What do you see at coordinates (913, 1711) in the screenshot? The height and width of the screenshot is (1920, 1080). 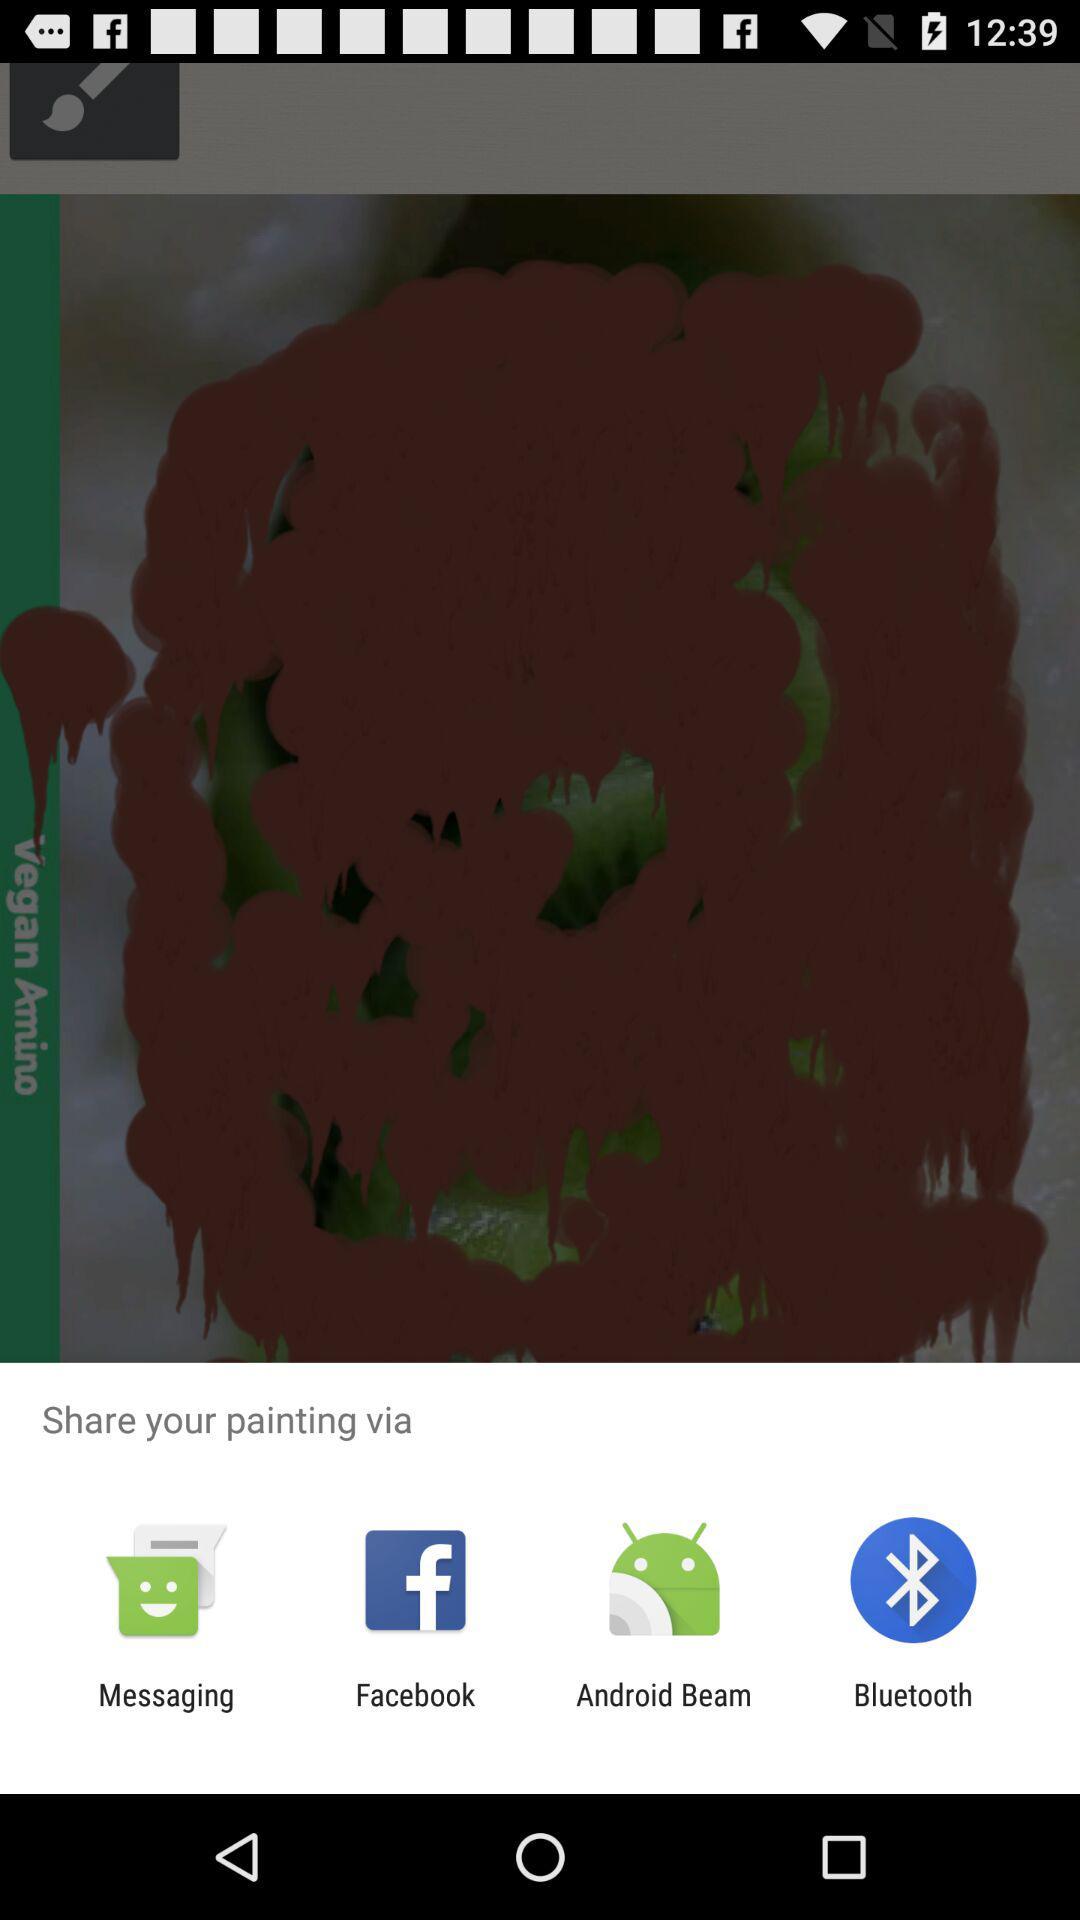 I see `the app next to android beam app` at bounding box center [913, 1711].